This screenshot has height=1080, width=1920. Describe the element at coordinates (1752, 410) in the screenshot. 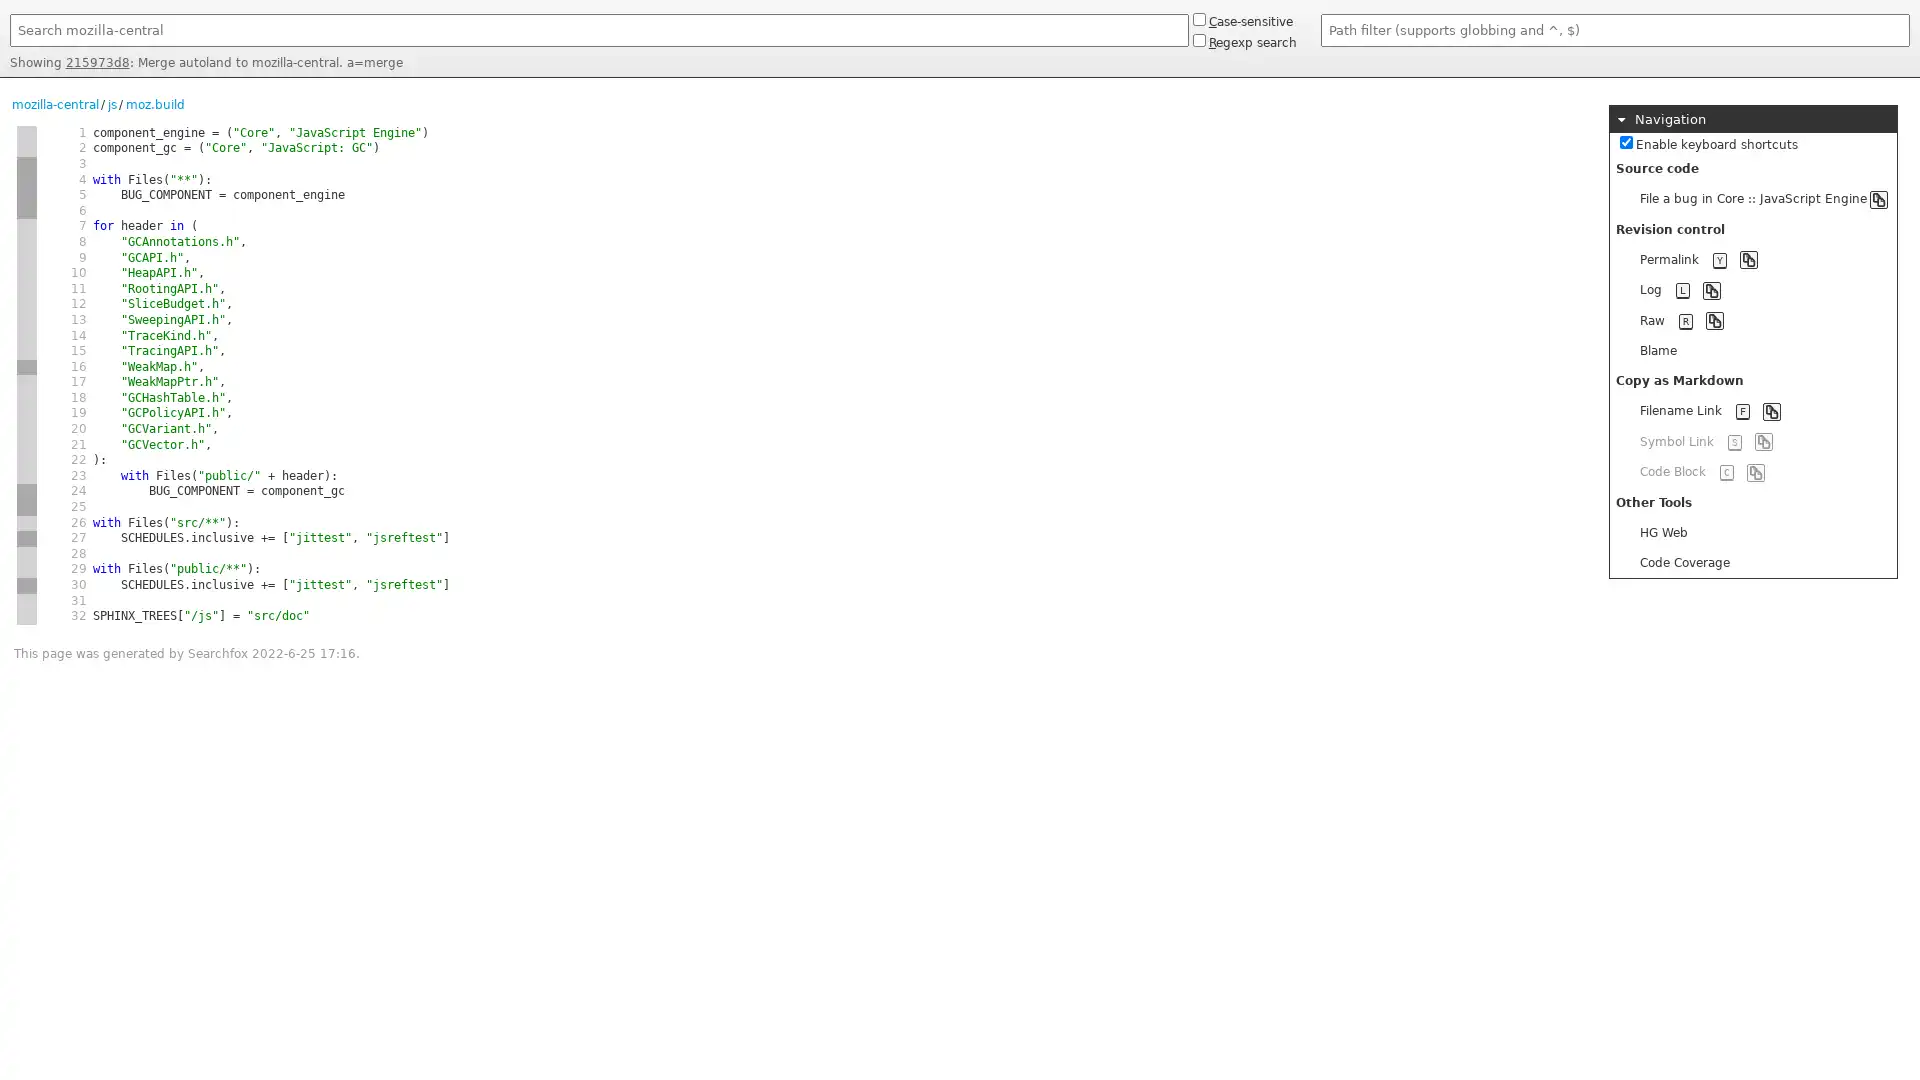

I see `Filename Link F` at that location.